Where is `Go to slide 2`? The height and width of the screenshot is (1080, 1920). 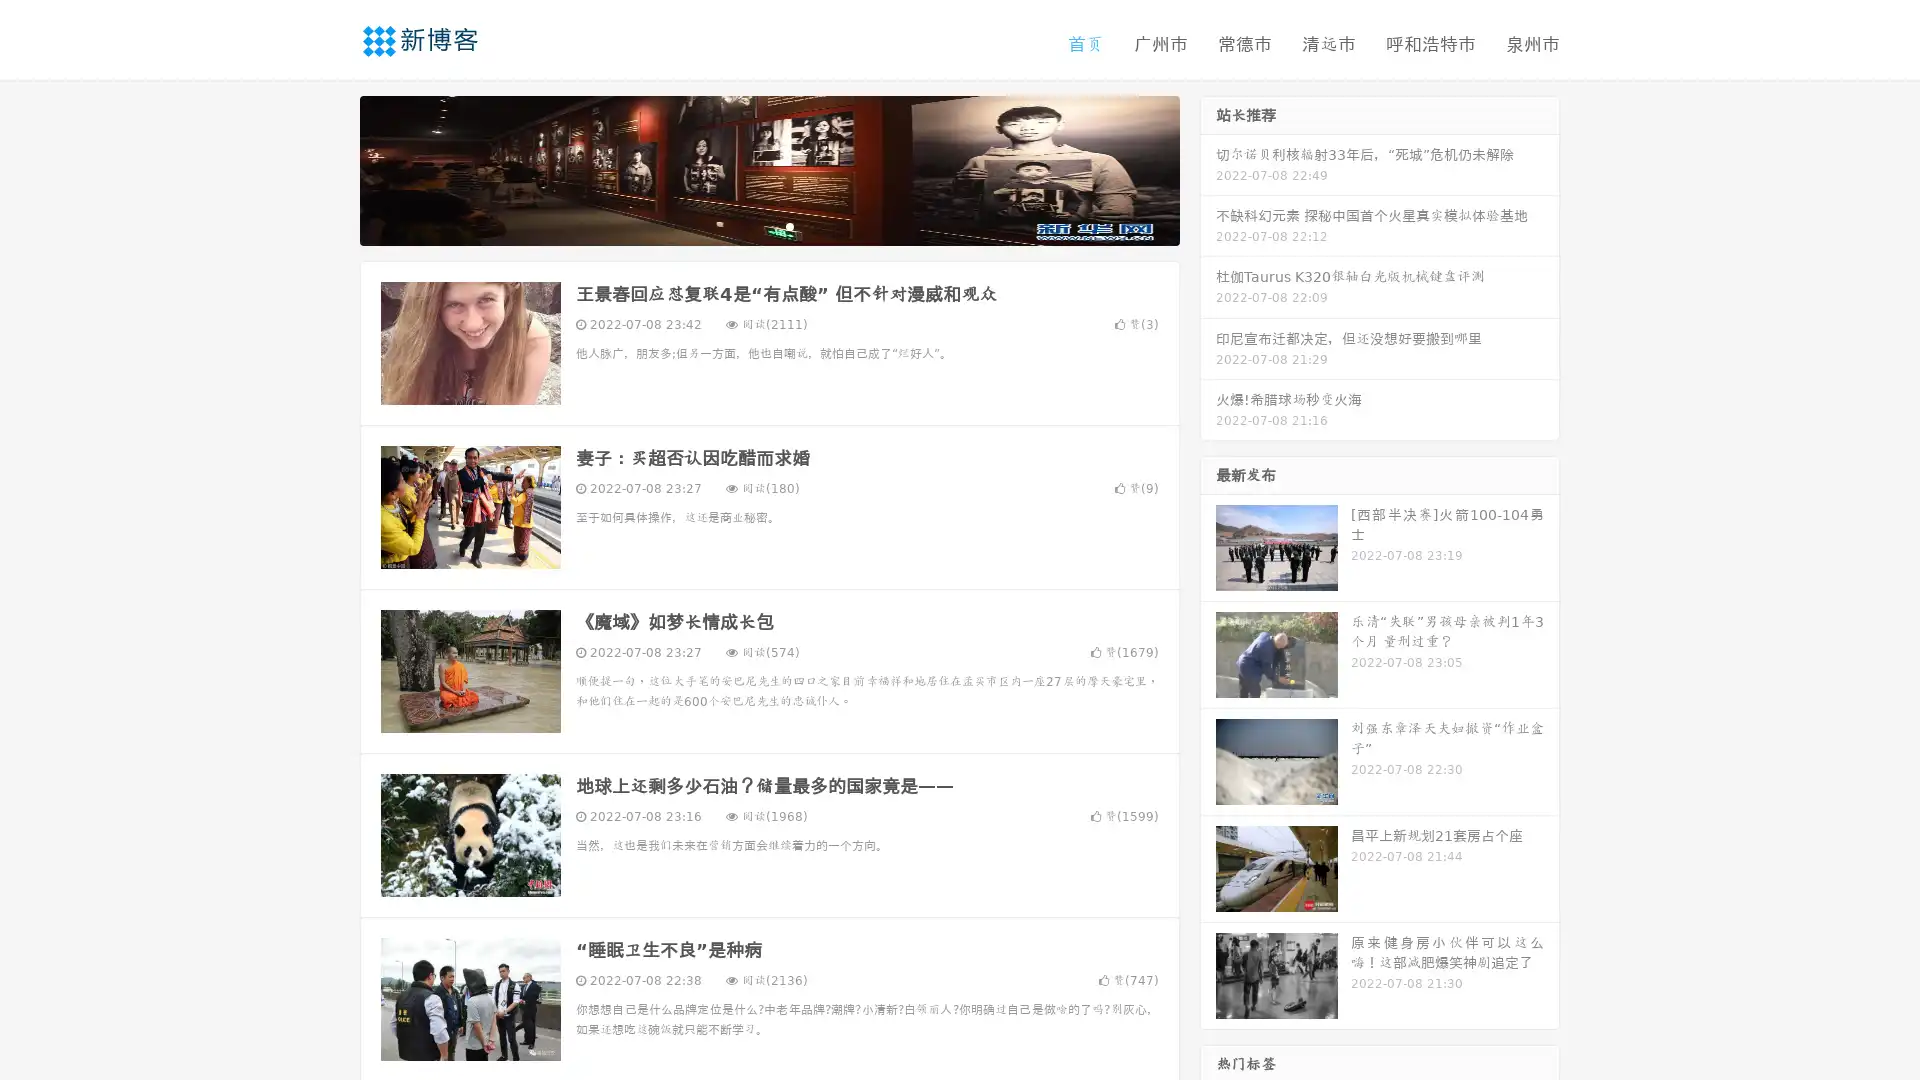
Go to slide 2 is located at coordinates (768, 225).